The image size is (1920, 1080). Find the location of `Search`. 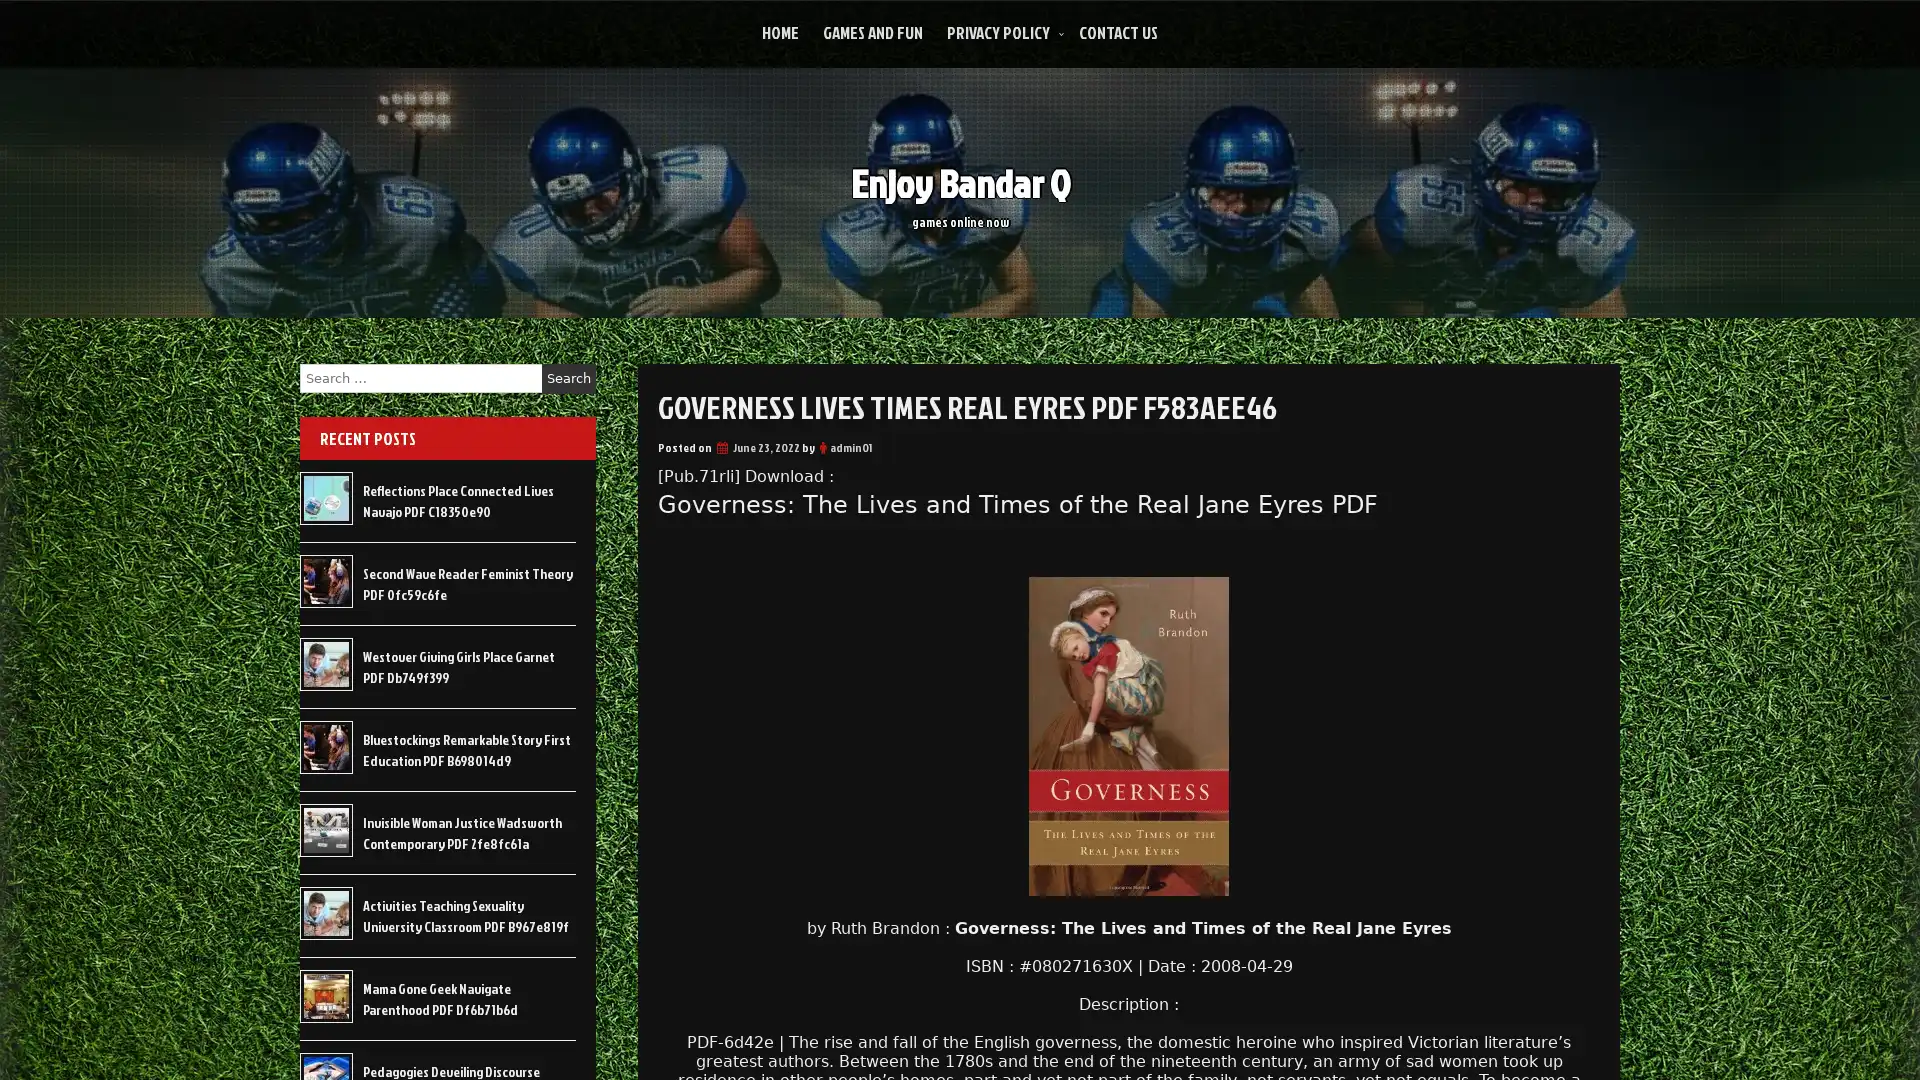

Search is located at coordinates (568, 378).